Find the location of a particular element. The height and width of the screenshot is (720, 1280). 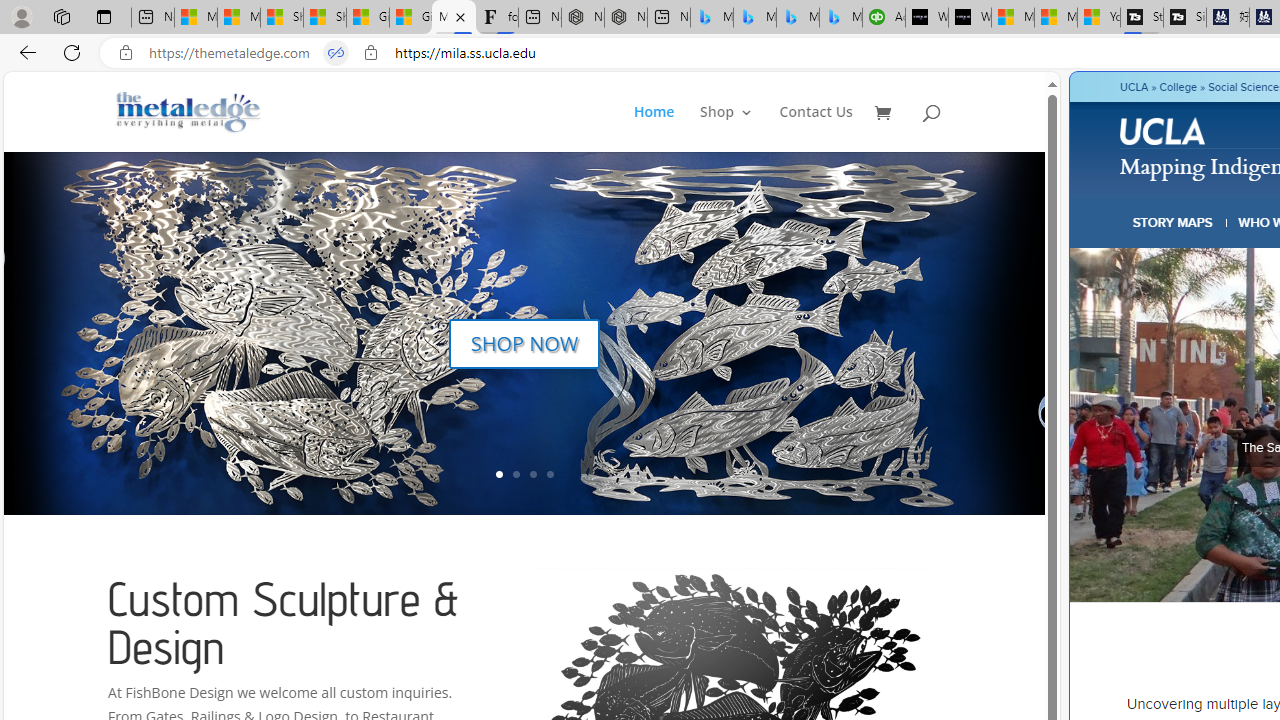

'2' is located at coordinates (515, 474).